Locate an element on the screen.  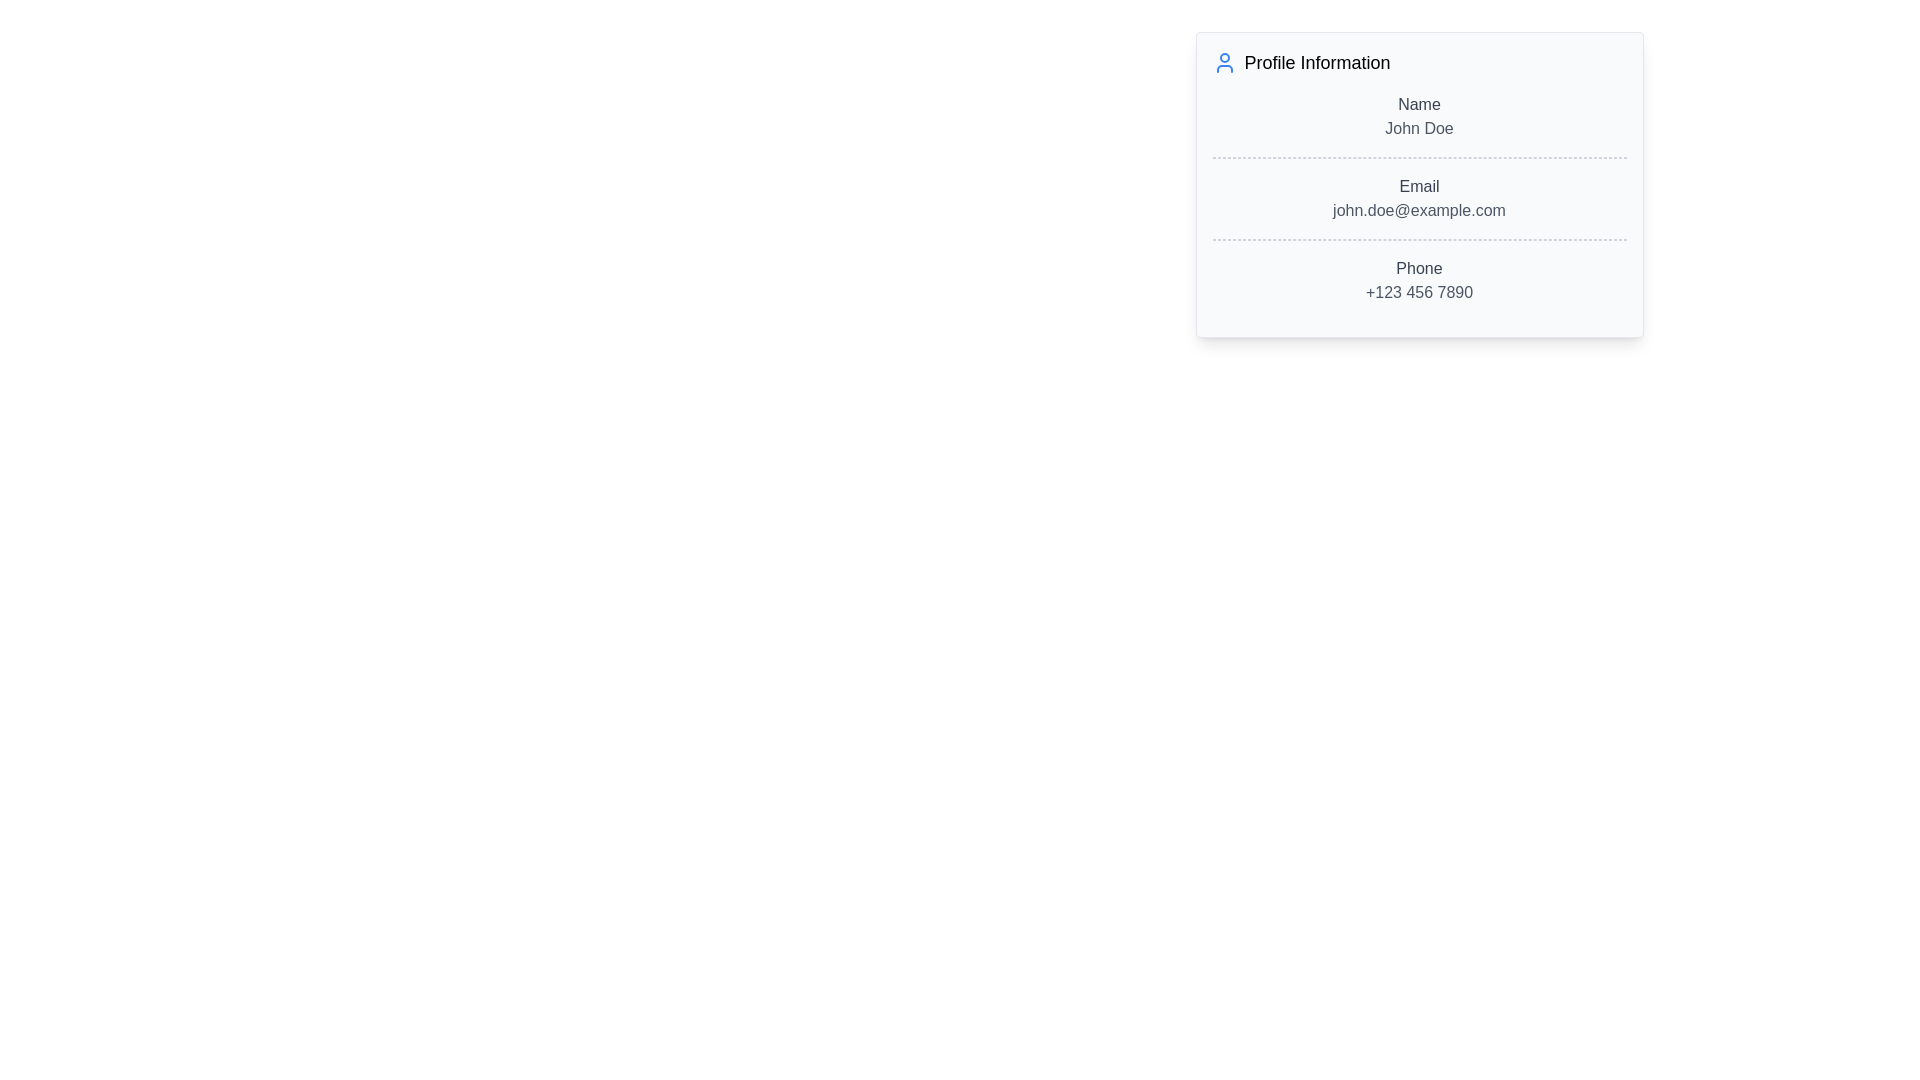
the label element that serves as a title for the associated user name in the 'Profile Information' card is located at coordinates (1418, 104).